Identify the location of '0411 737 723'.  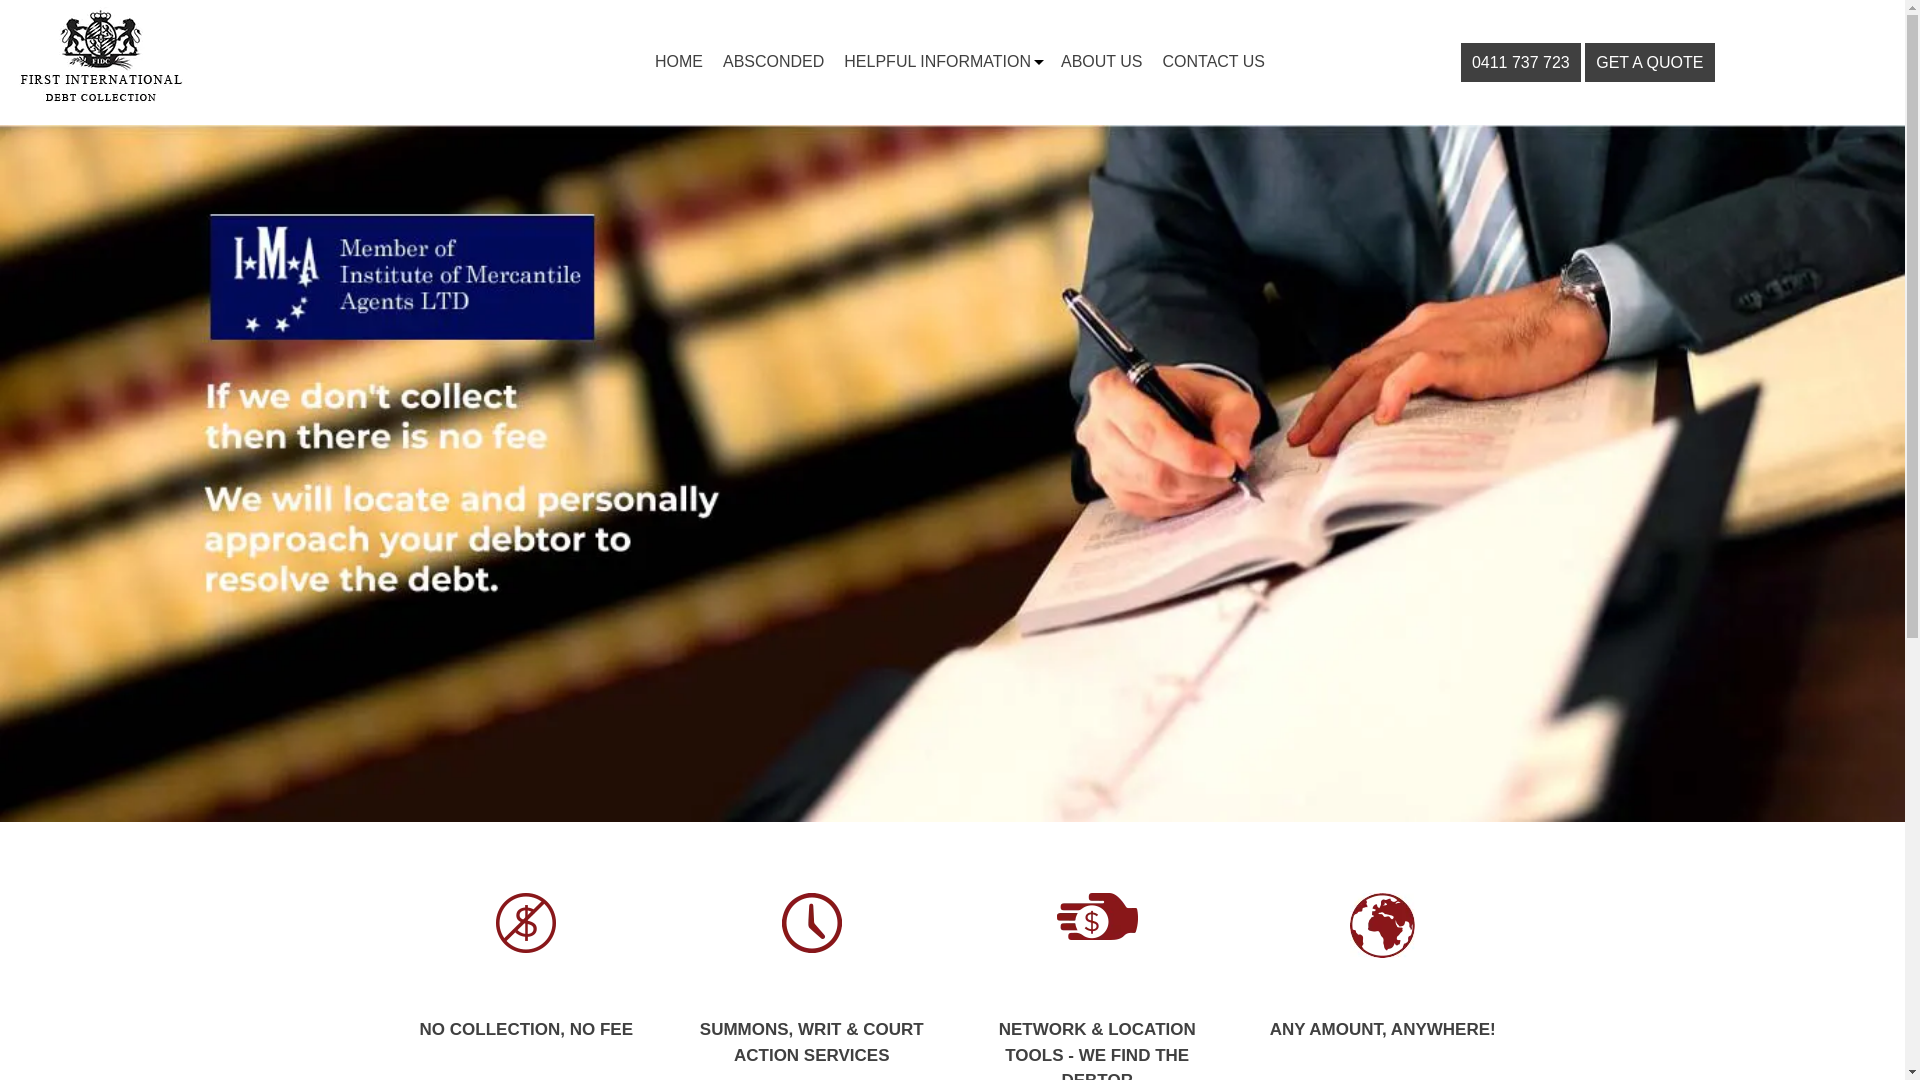
(1460, 61).